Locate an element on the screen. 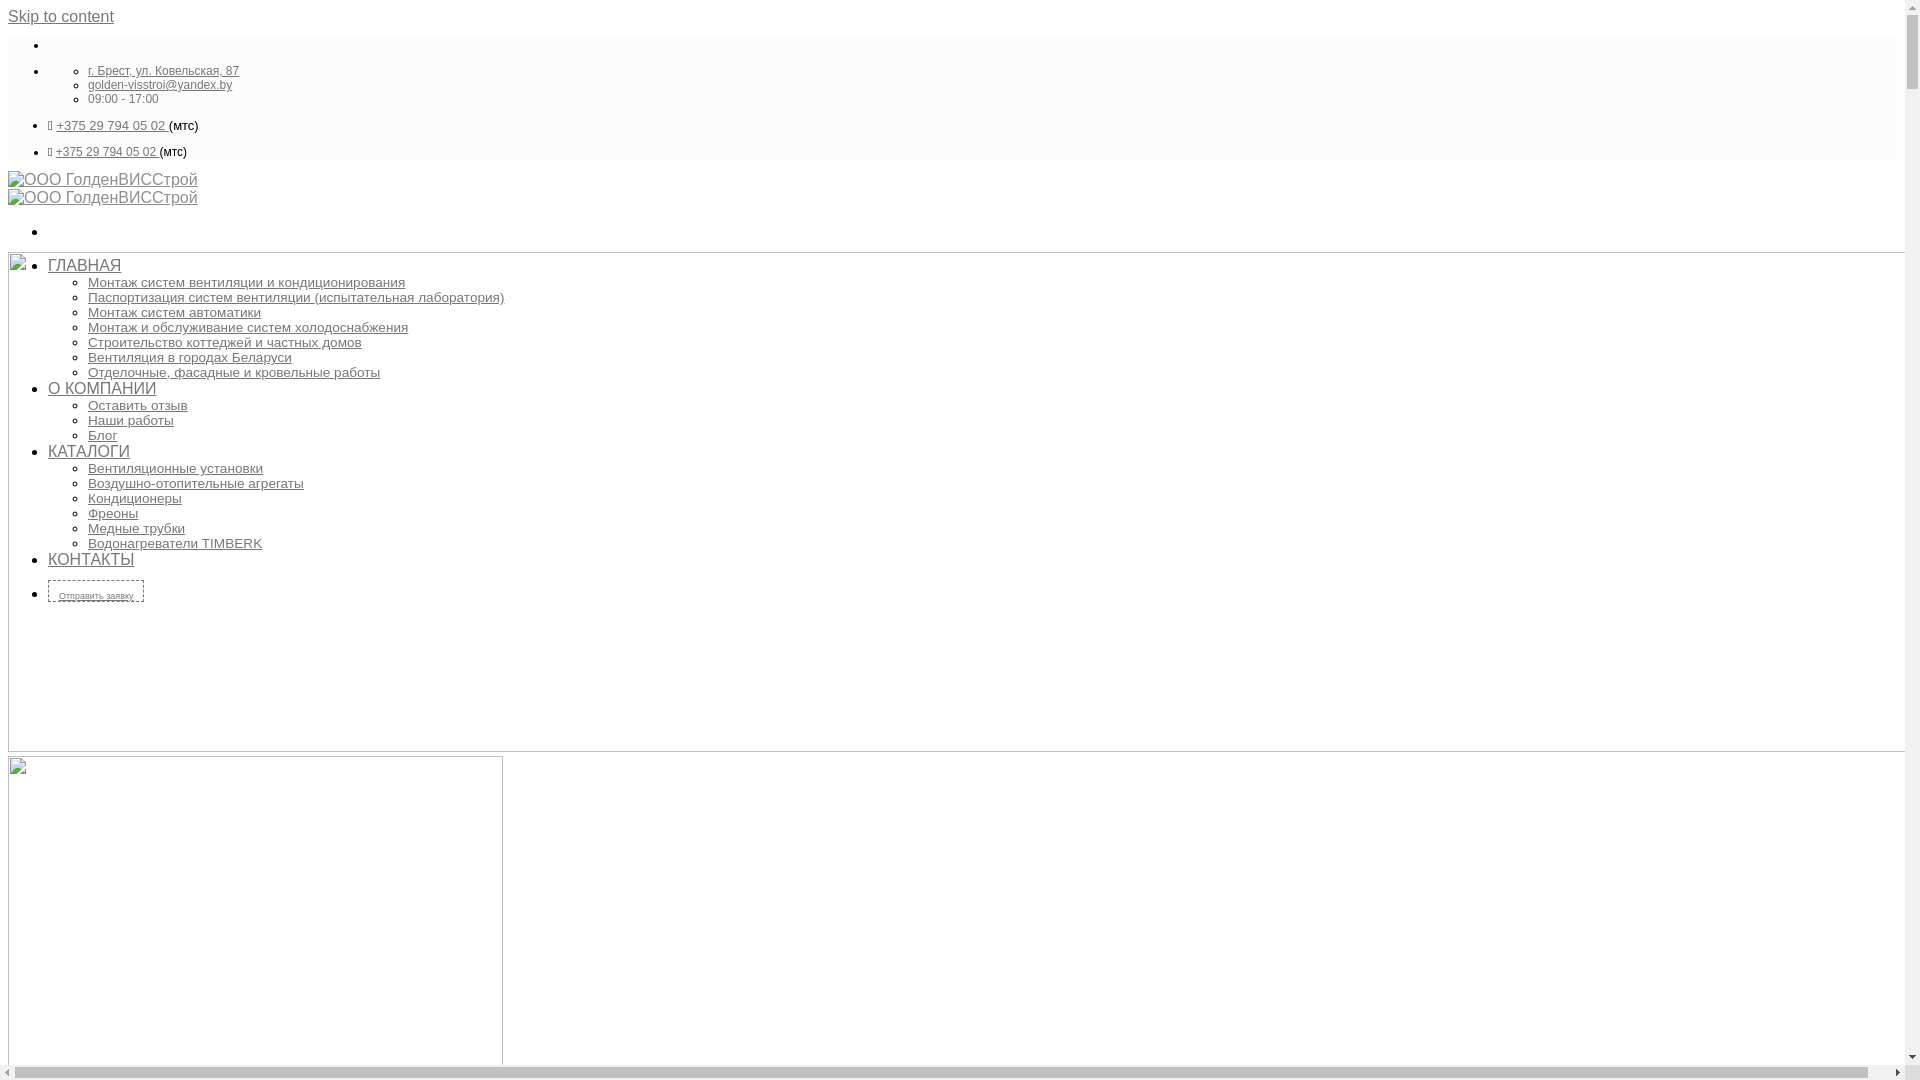 The height and width of the screenshot is (1080, 1920). '+37' is located at coordinates (67, 125).